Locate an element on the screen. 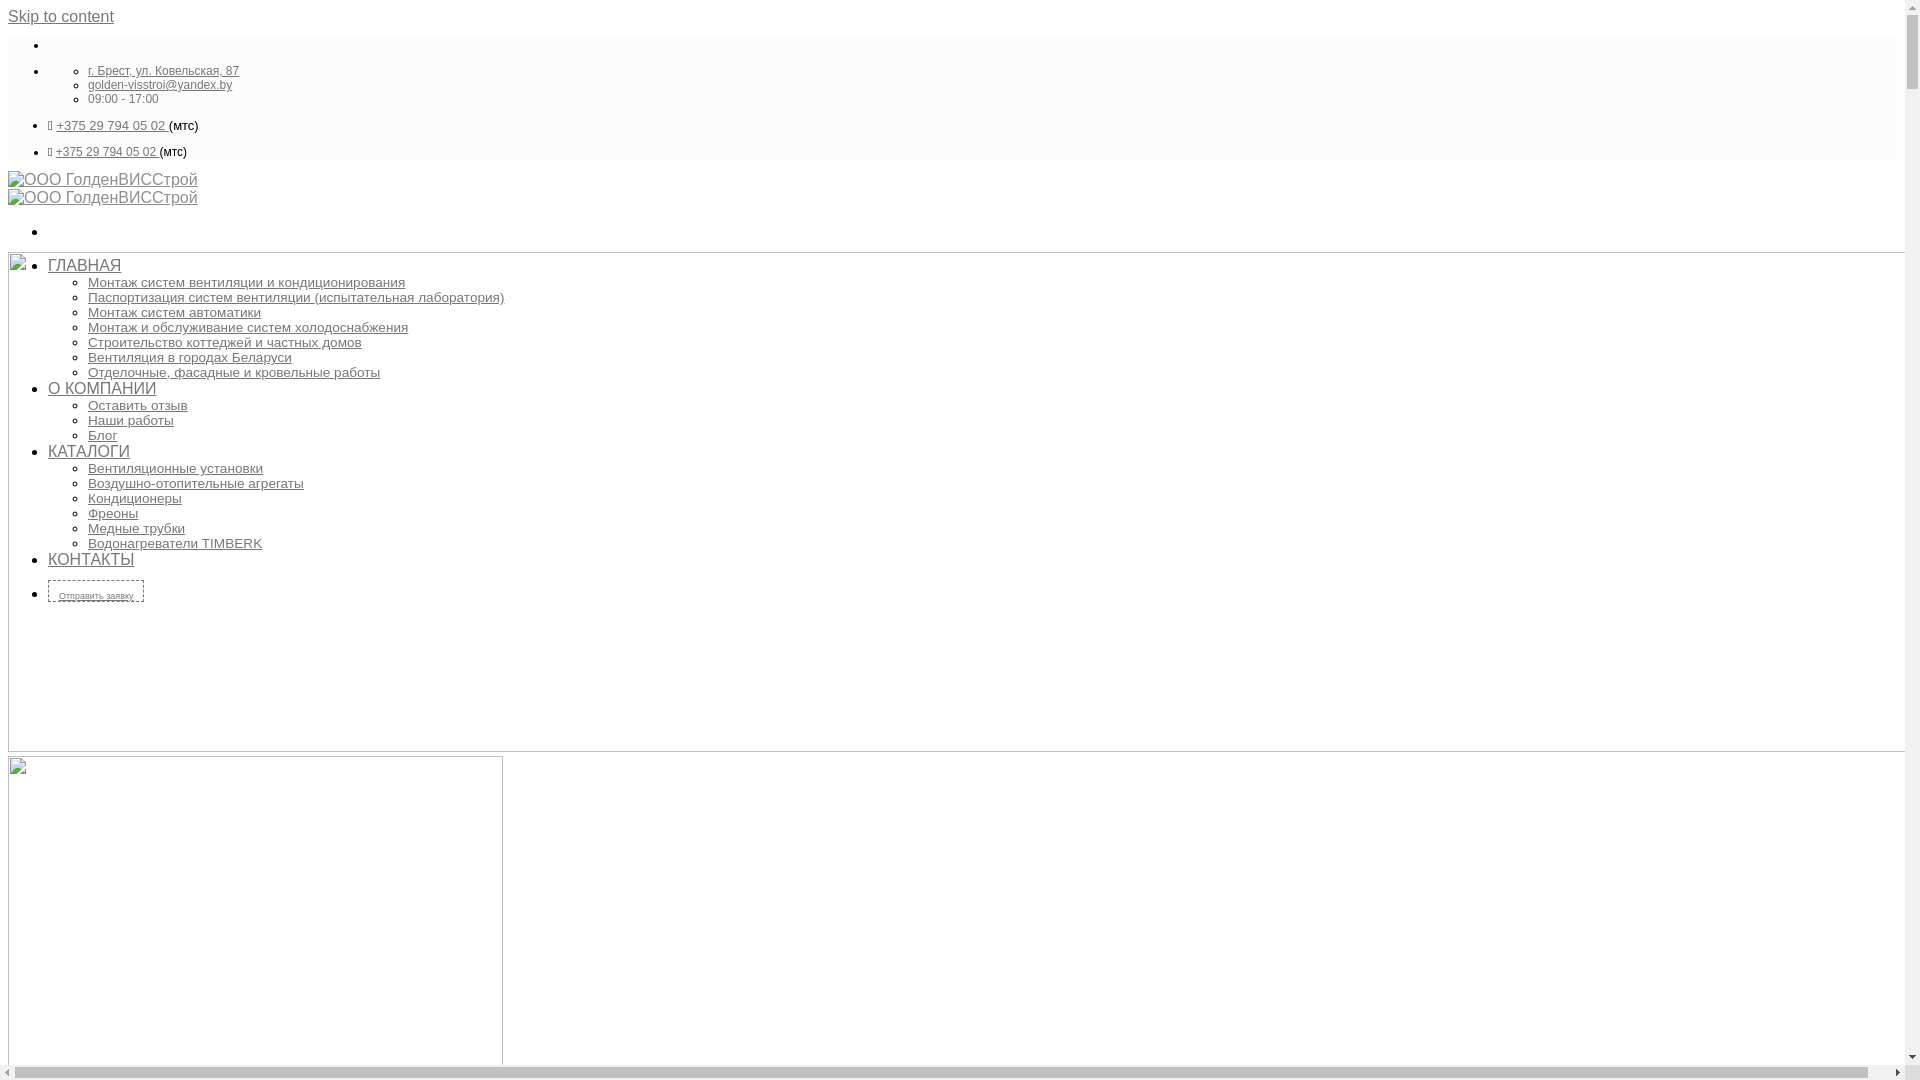 The height and width of the screenshot is (1080, 1920). '+37' is located at coordinates (67, 125).